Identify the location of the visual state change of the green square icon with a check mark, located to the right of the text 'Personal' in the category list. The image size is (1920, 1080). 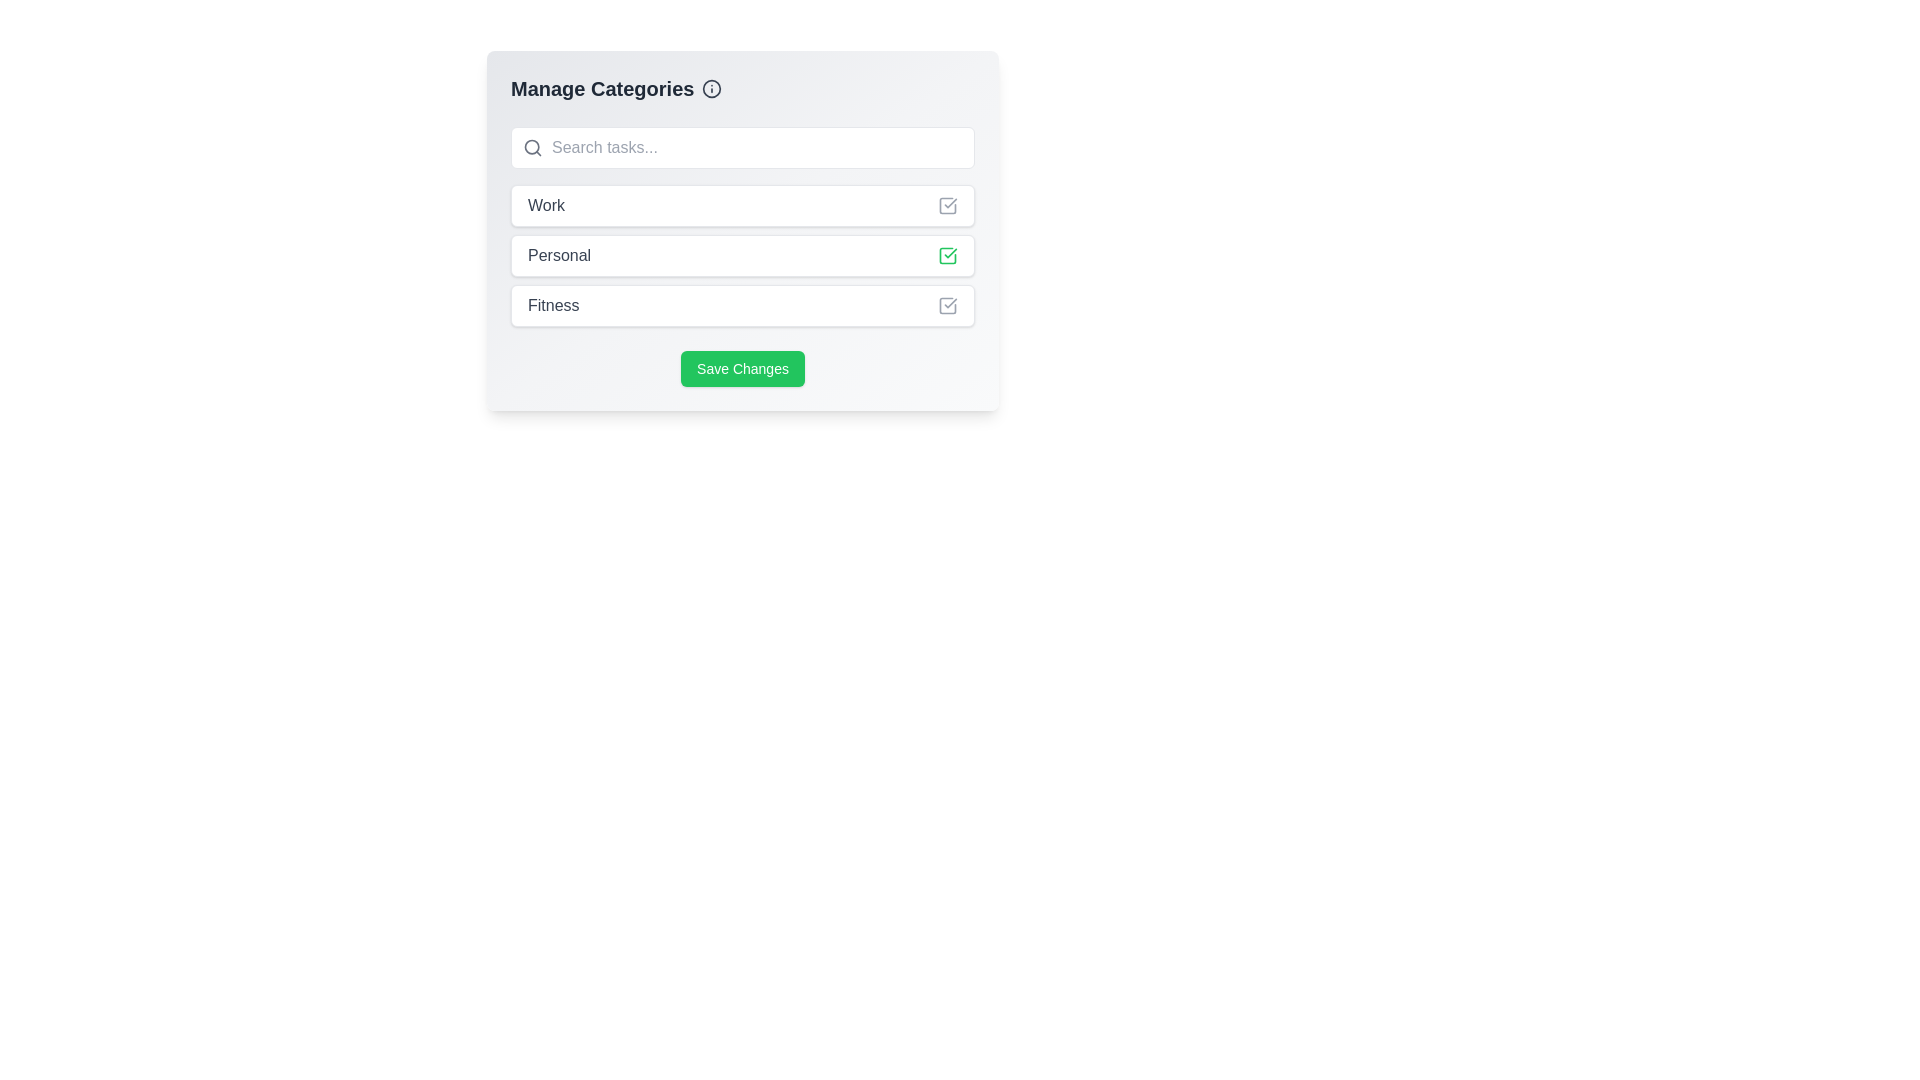
(947, 254).